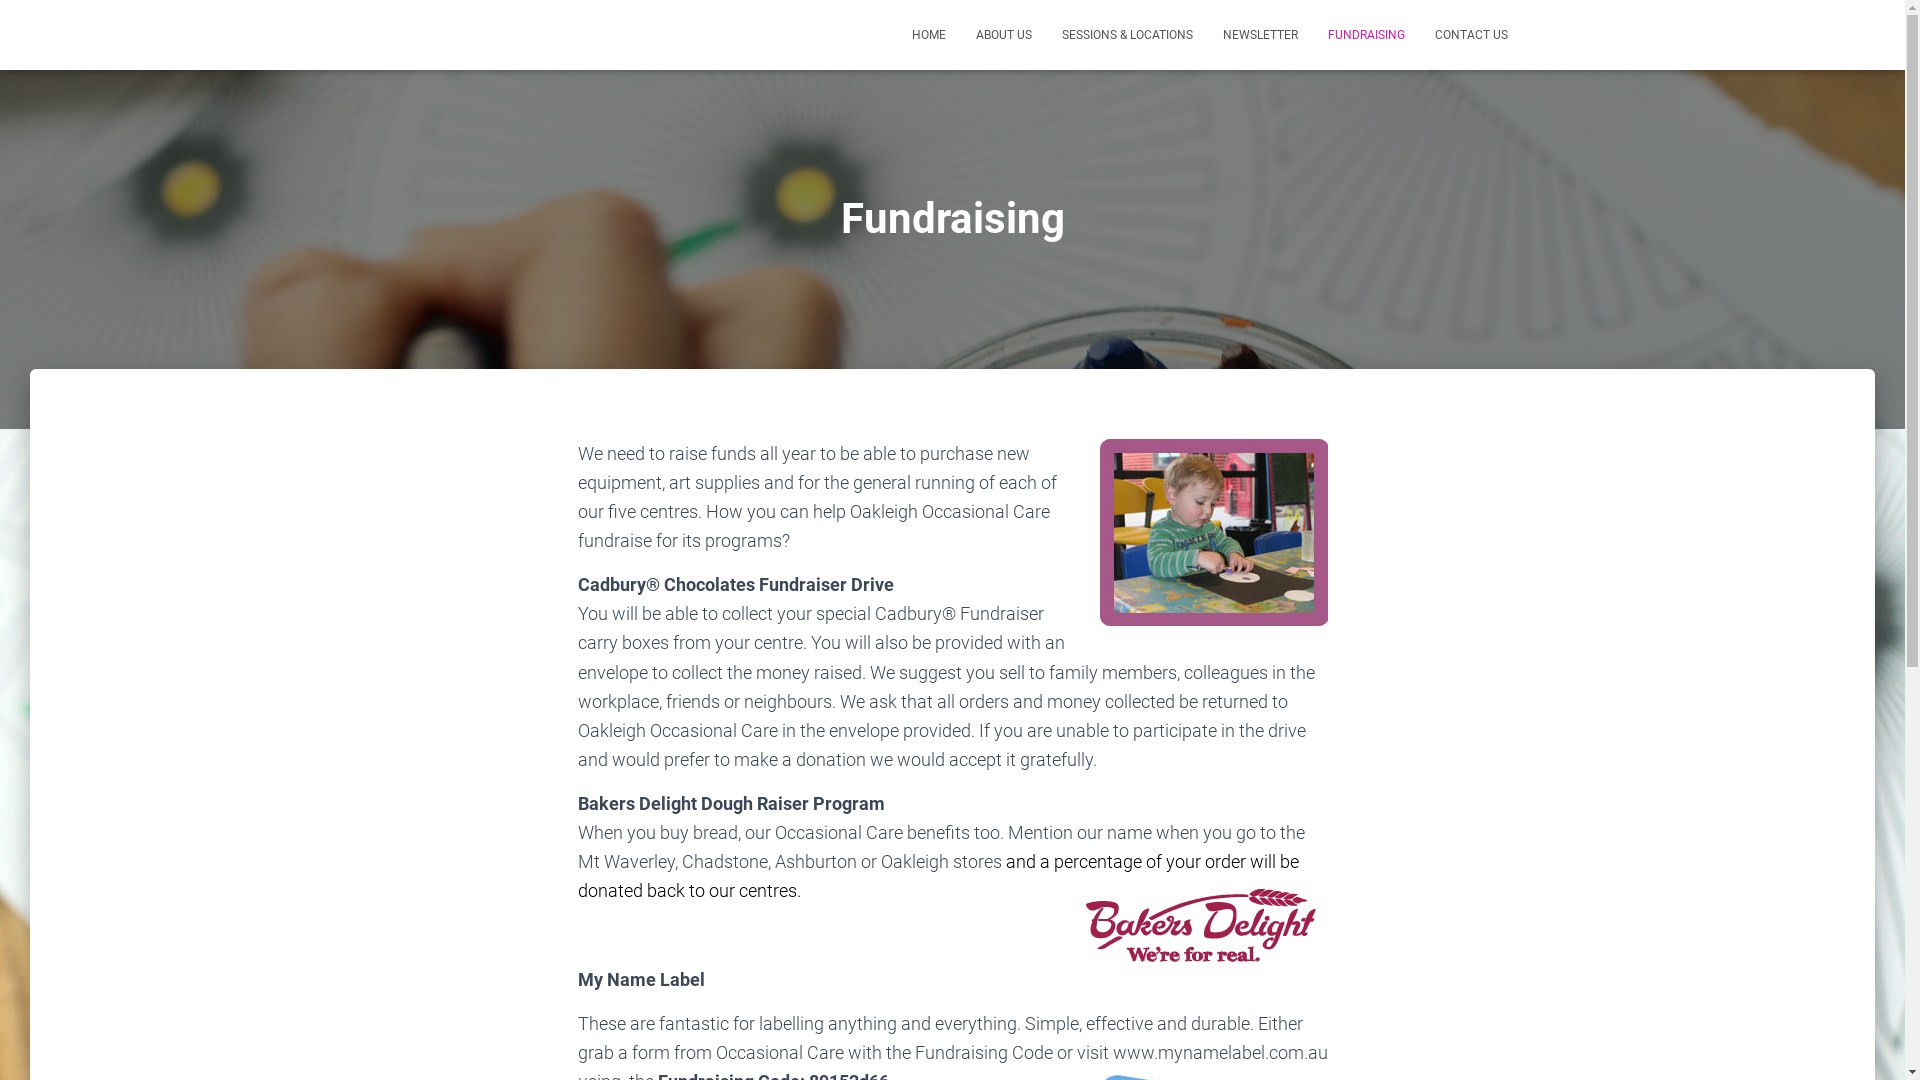  I want to click on 'FUNDRAISING', so click(1311, 34).